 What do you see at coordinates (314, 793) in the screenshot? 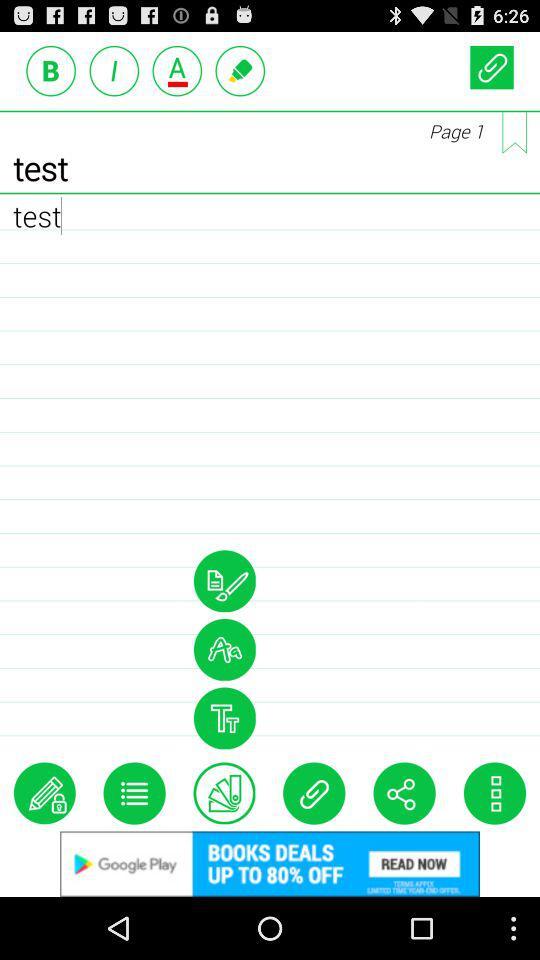
I see `to attachment` at bounding box center [314, 793].